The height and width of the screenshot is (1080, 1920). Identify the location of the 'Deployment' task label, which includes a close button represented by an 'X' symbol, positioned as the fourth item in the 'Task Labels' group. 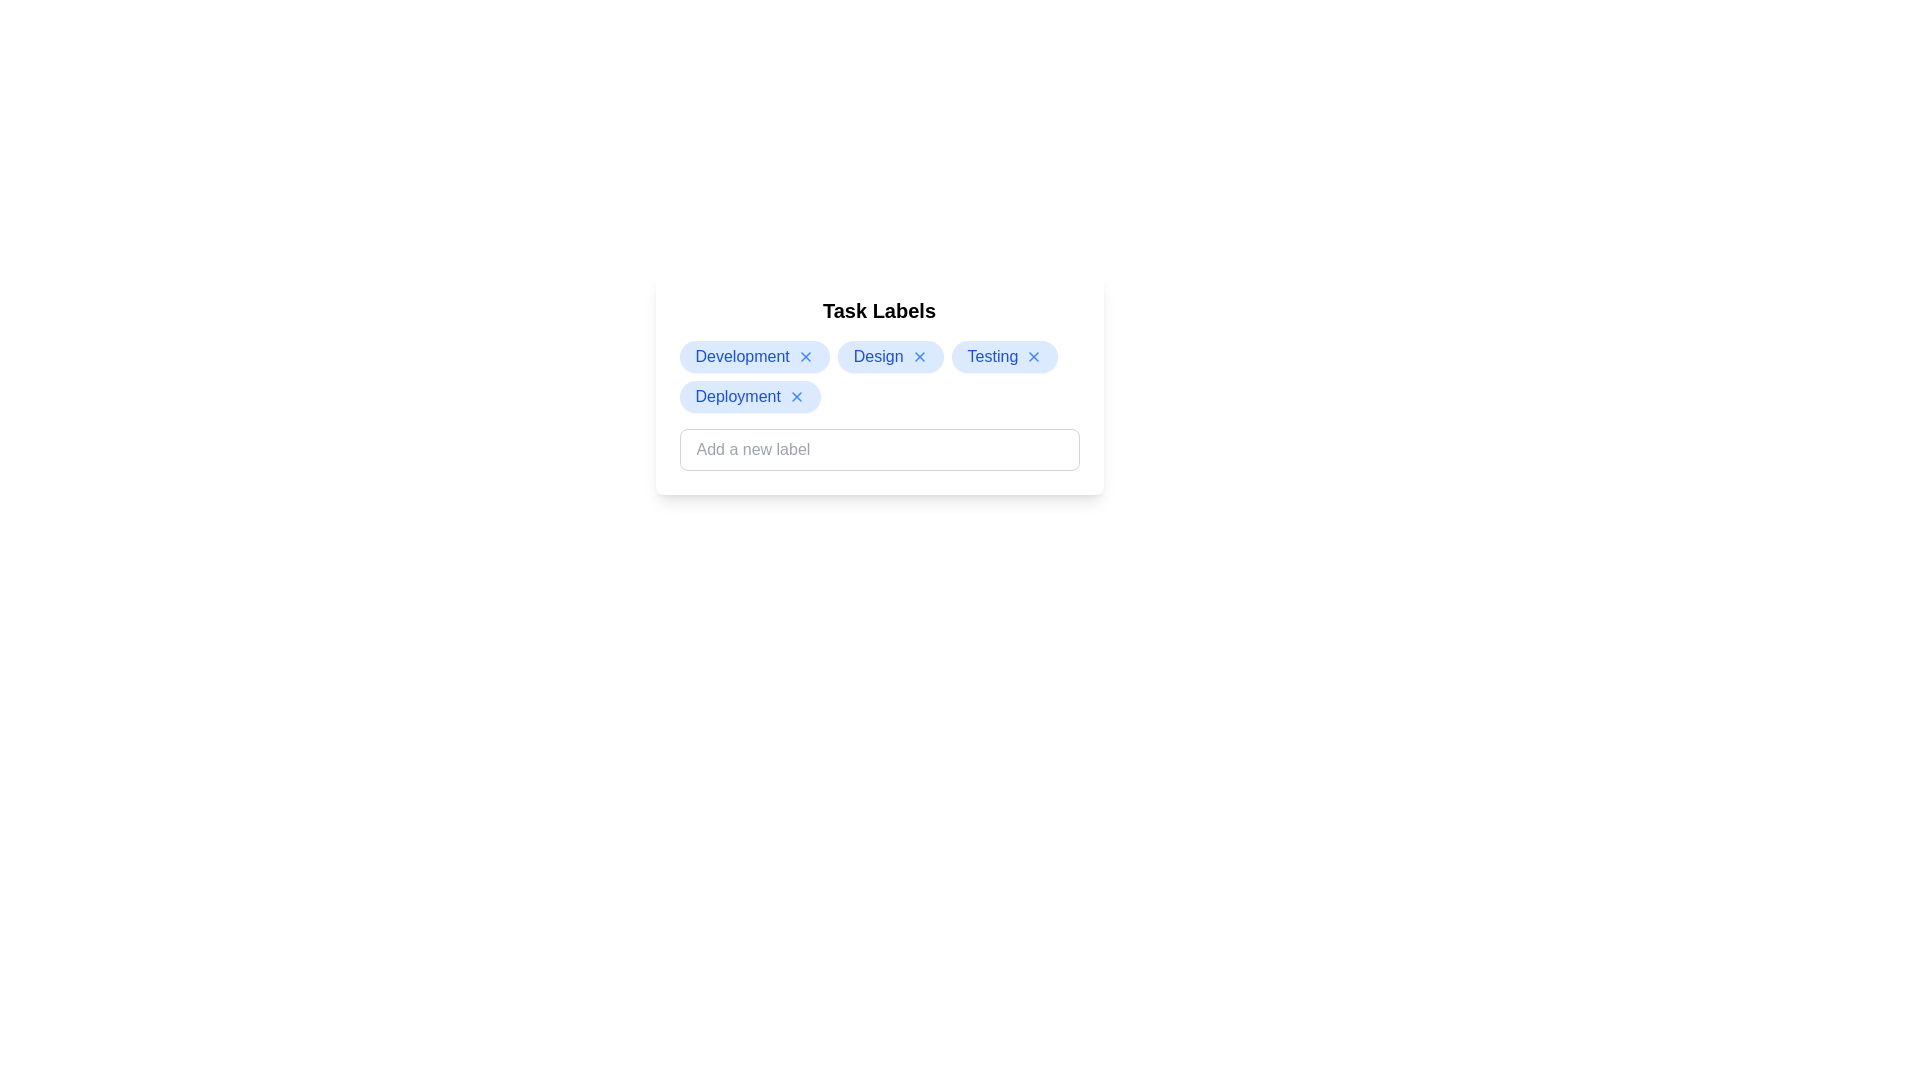
(749, 397).